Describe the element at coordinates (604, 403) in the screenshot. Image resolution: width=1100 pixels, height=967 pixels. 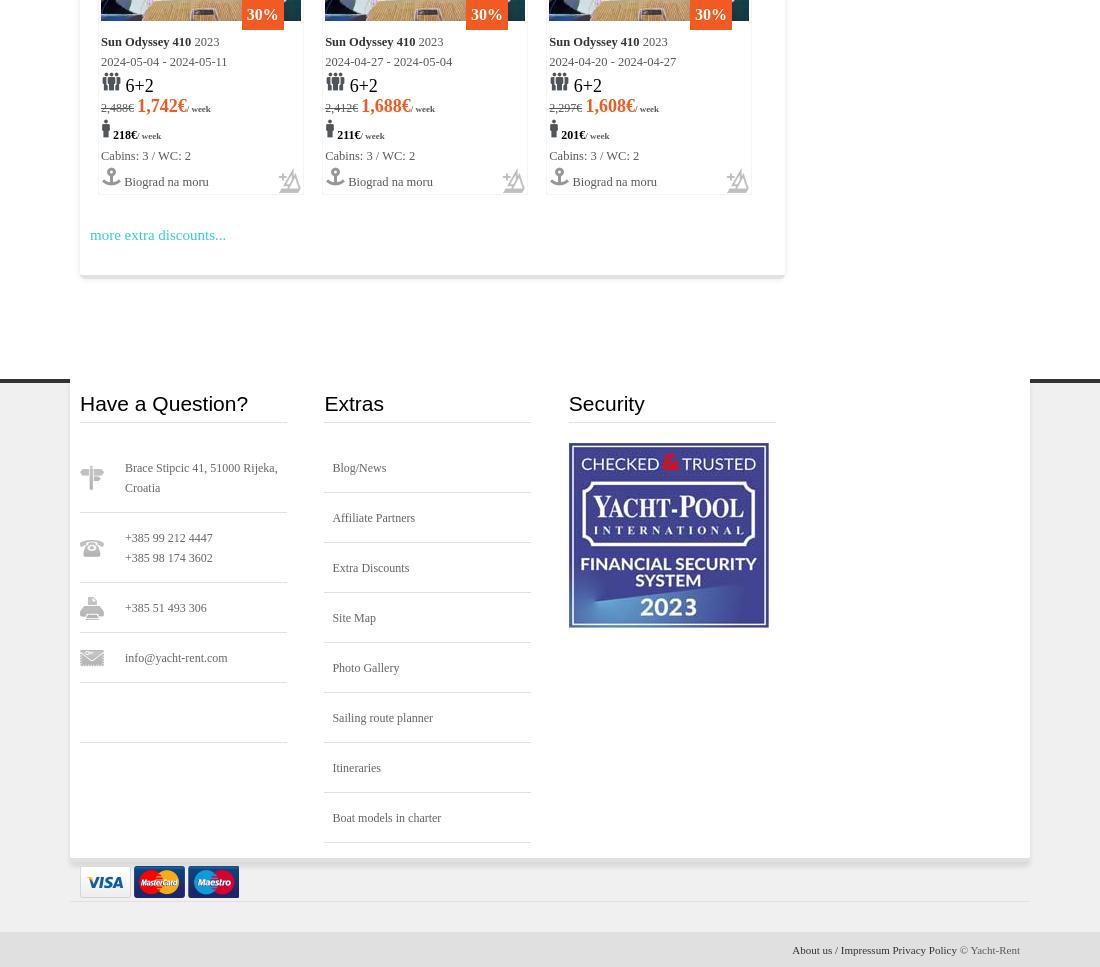
I see `'Security'` at that location.